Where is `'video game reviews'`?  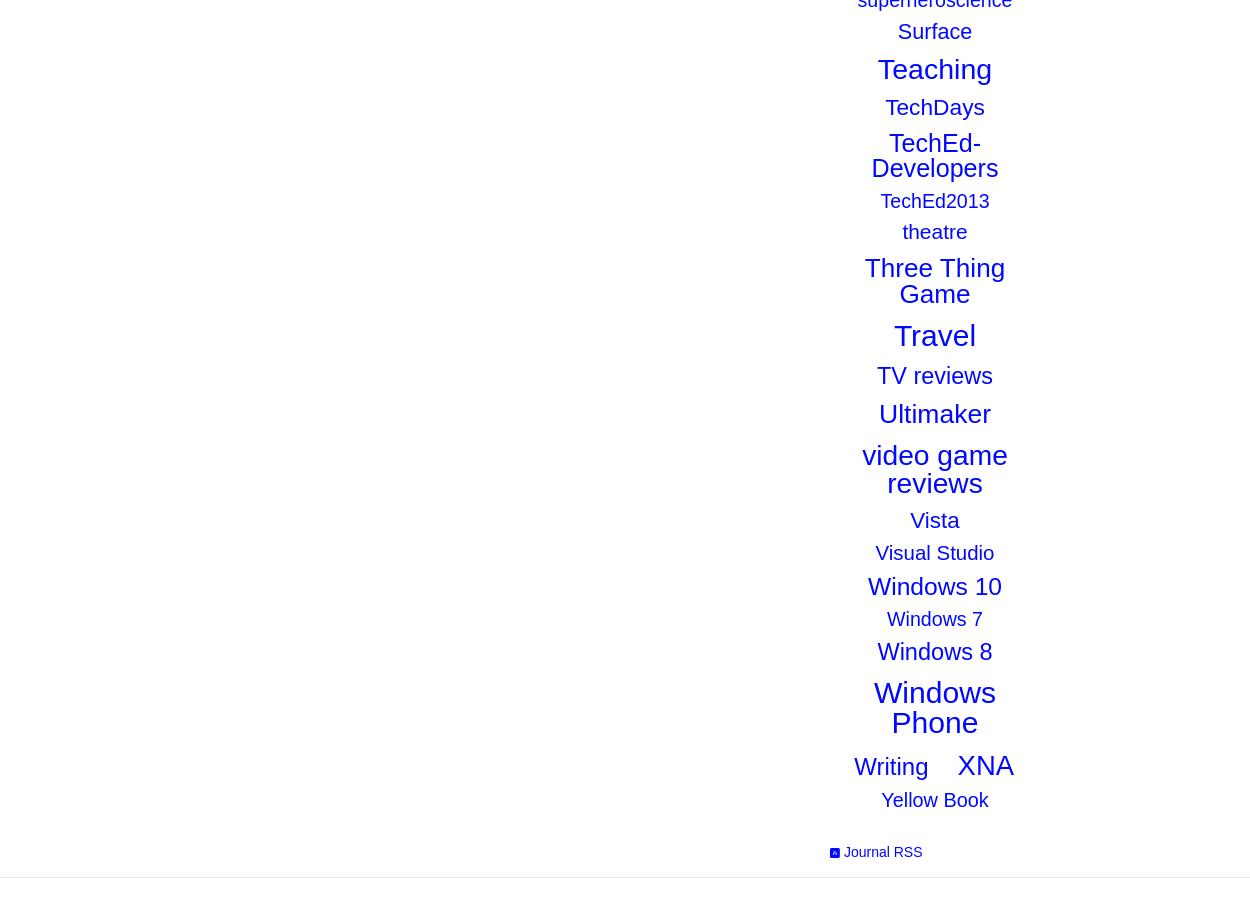
'video game reviews' is located at coordinates (934, 468).